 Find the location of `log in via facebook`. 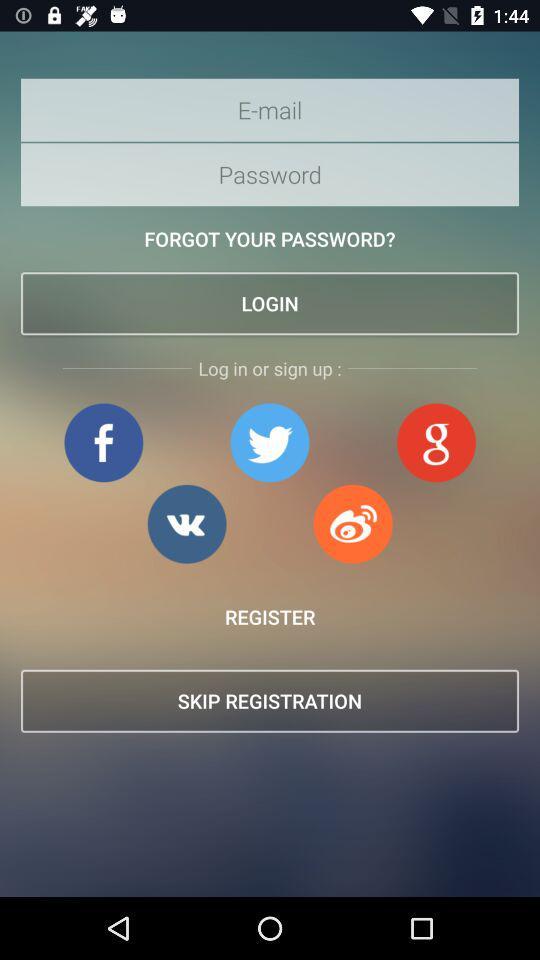

log in via facebook is located at coordinates (103, 442).